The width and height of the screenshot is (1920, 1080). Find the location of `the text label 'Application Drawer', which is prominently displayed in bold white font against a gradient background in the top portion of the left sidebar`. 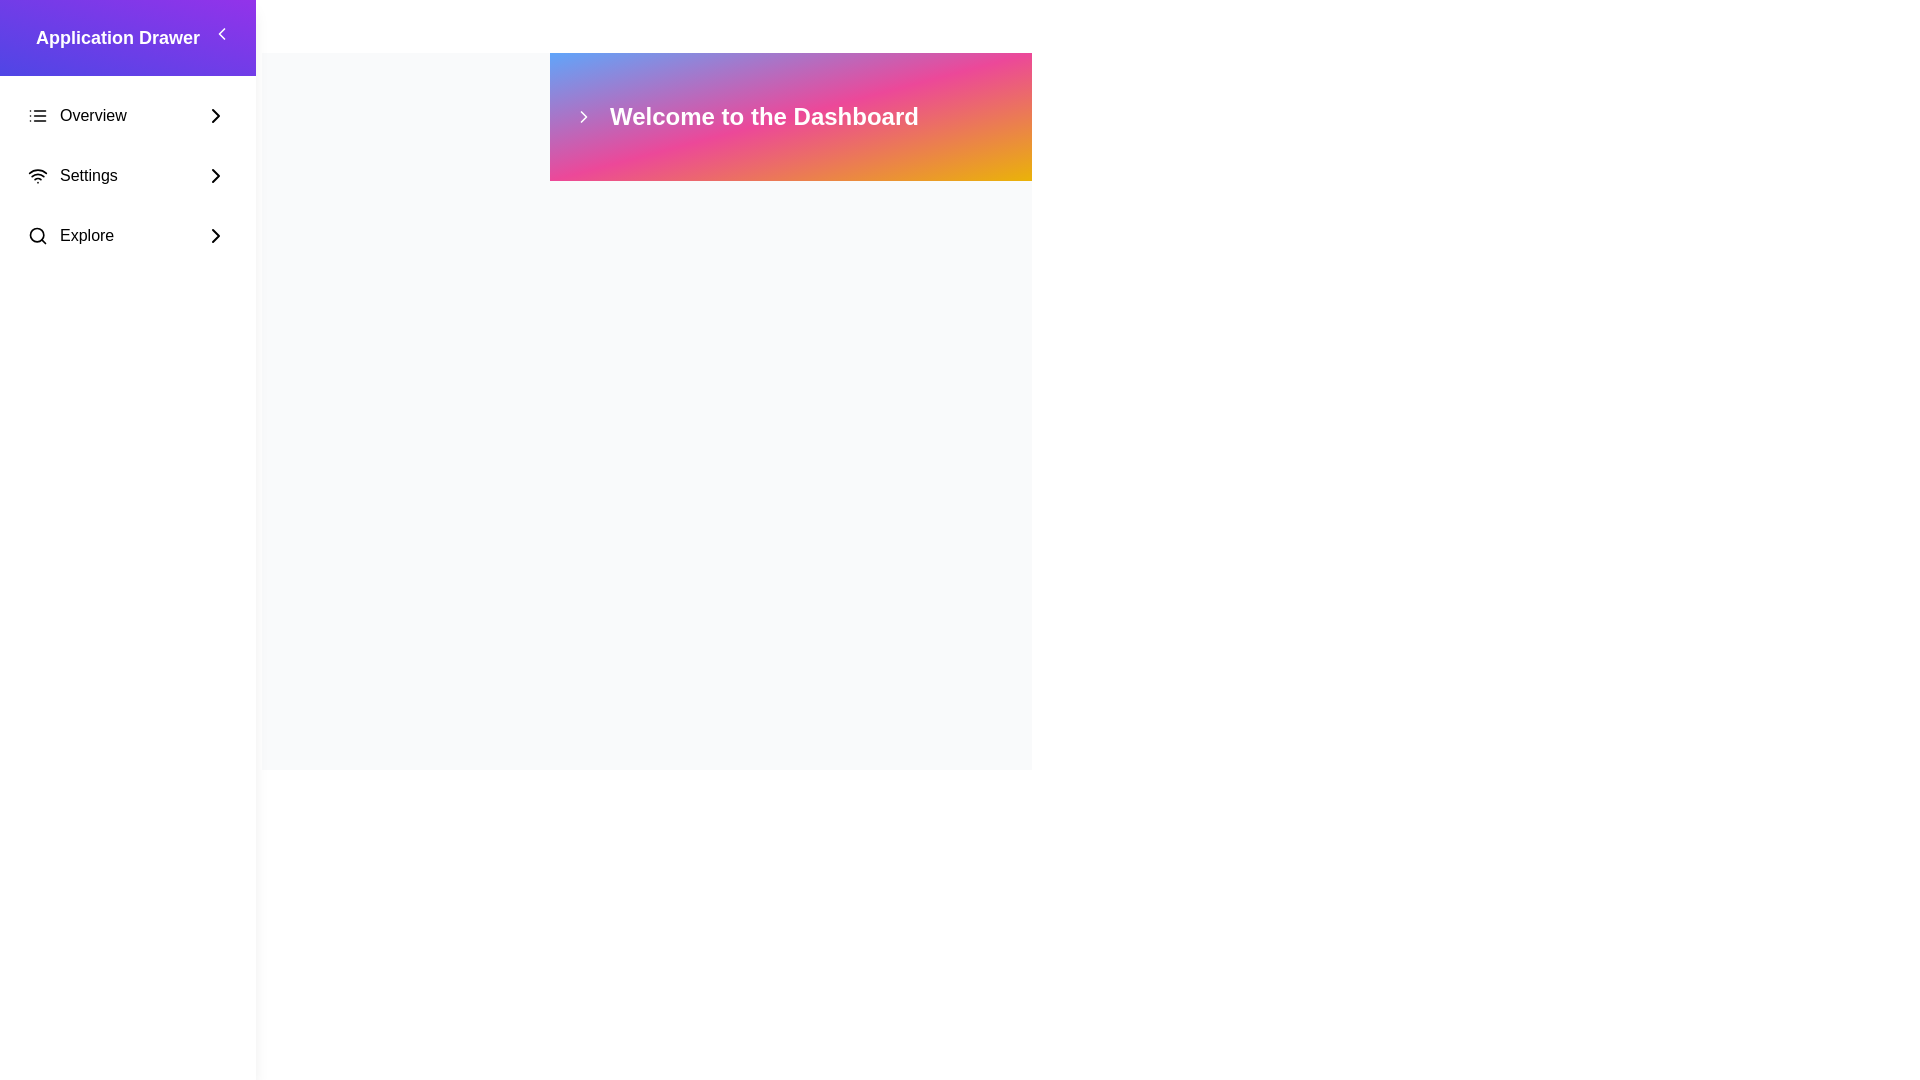

the text label 'Application Drawer', which is prominently displayed in bold white font against a gradient background in the top portion of the left sidebar is located at coordinates (127, 38).